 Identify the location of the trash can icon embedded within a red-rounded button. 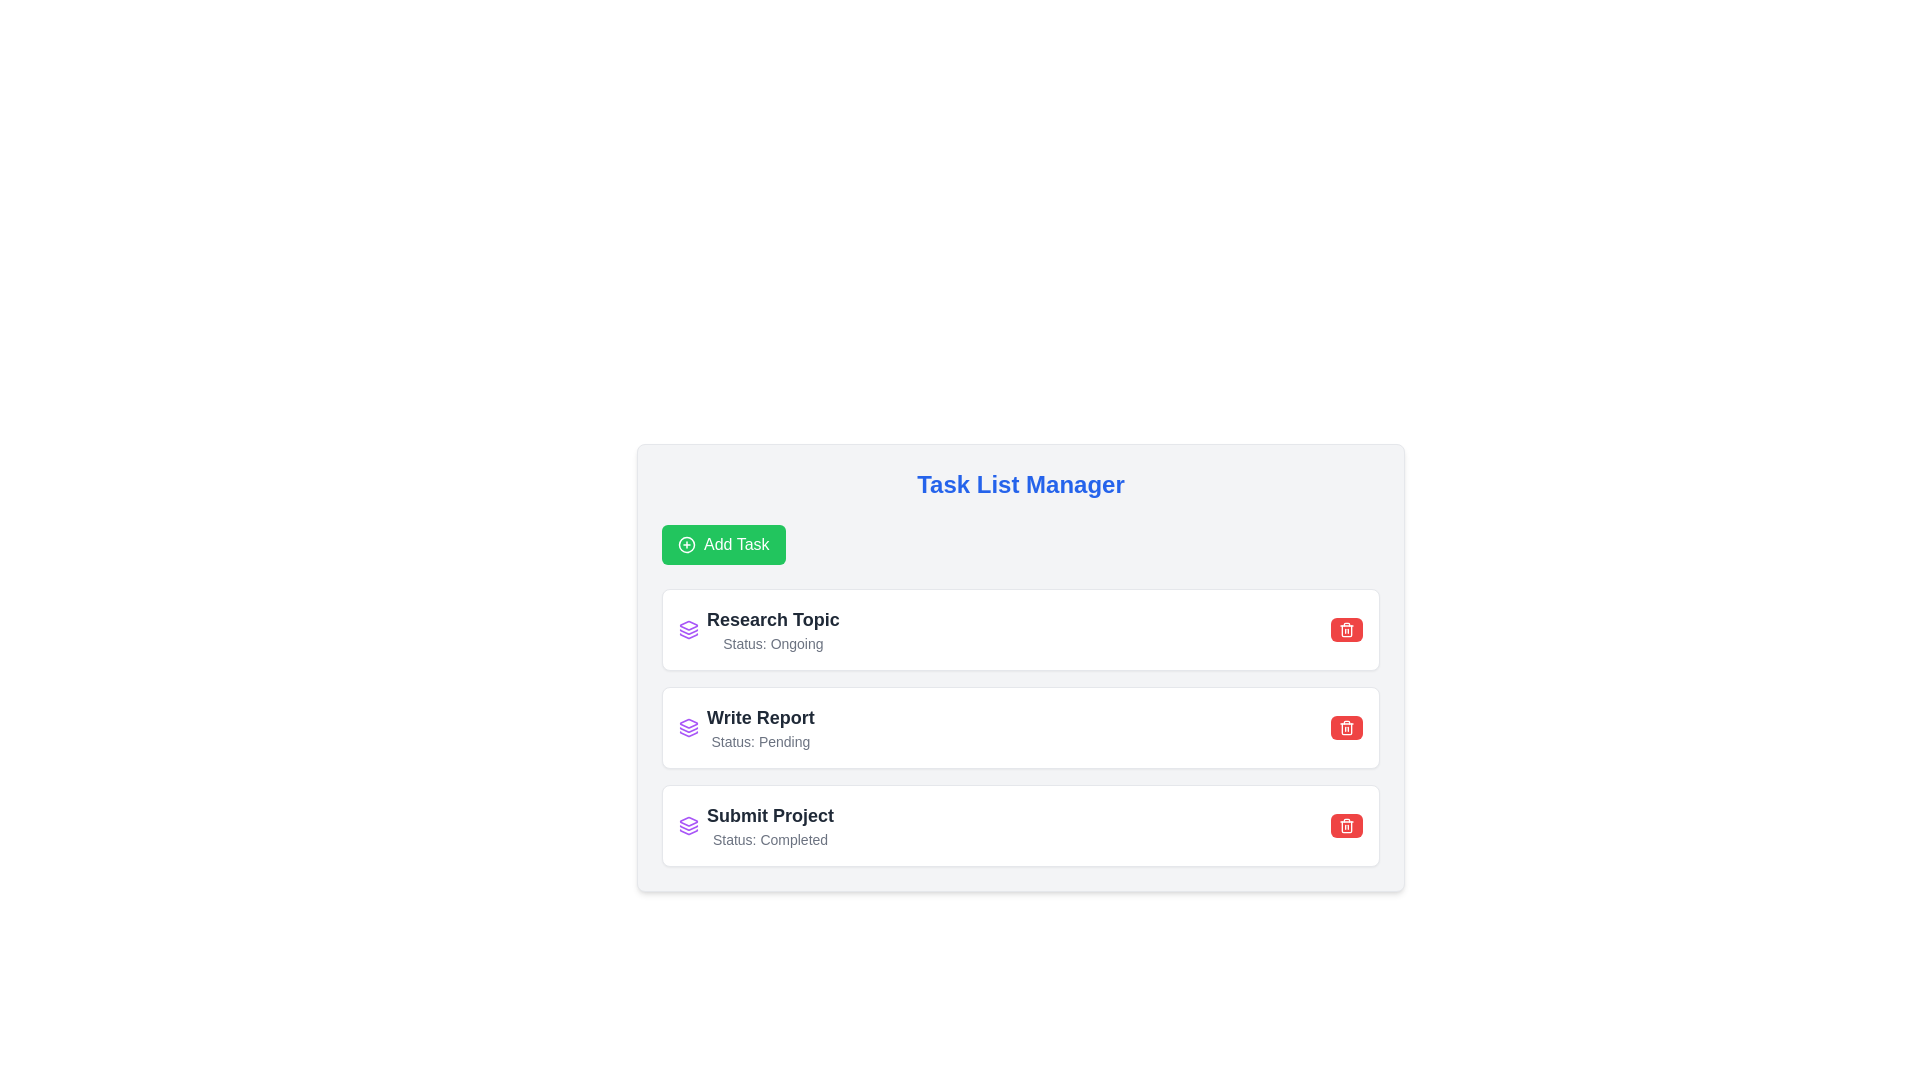
(1347, 628).